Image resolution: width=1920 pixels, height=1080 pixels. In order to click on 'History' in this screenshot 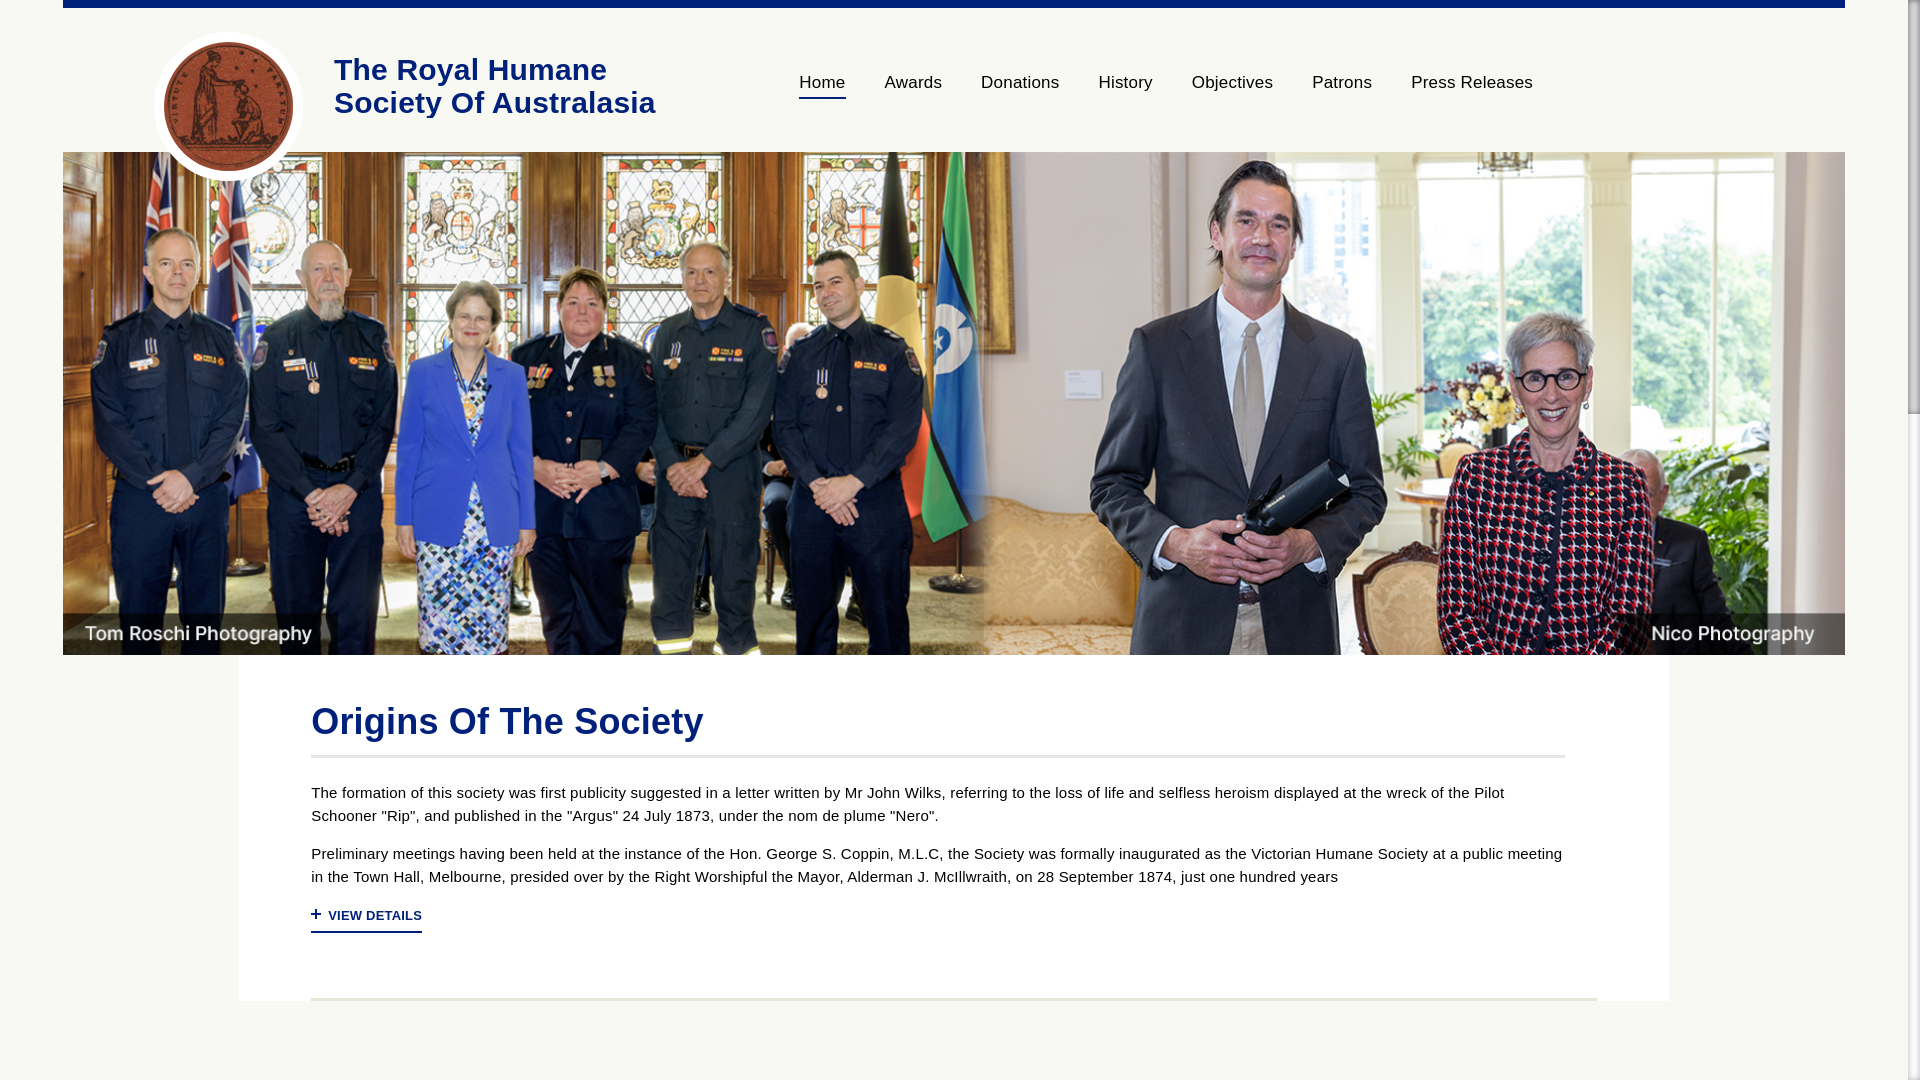, I will do `click(1078, 91)`.